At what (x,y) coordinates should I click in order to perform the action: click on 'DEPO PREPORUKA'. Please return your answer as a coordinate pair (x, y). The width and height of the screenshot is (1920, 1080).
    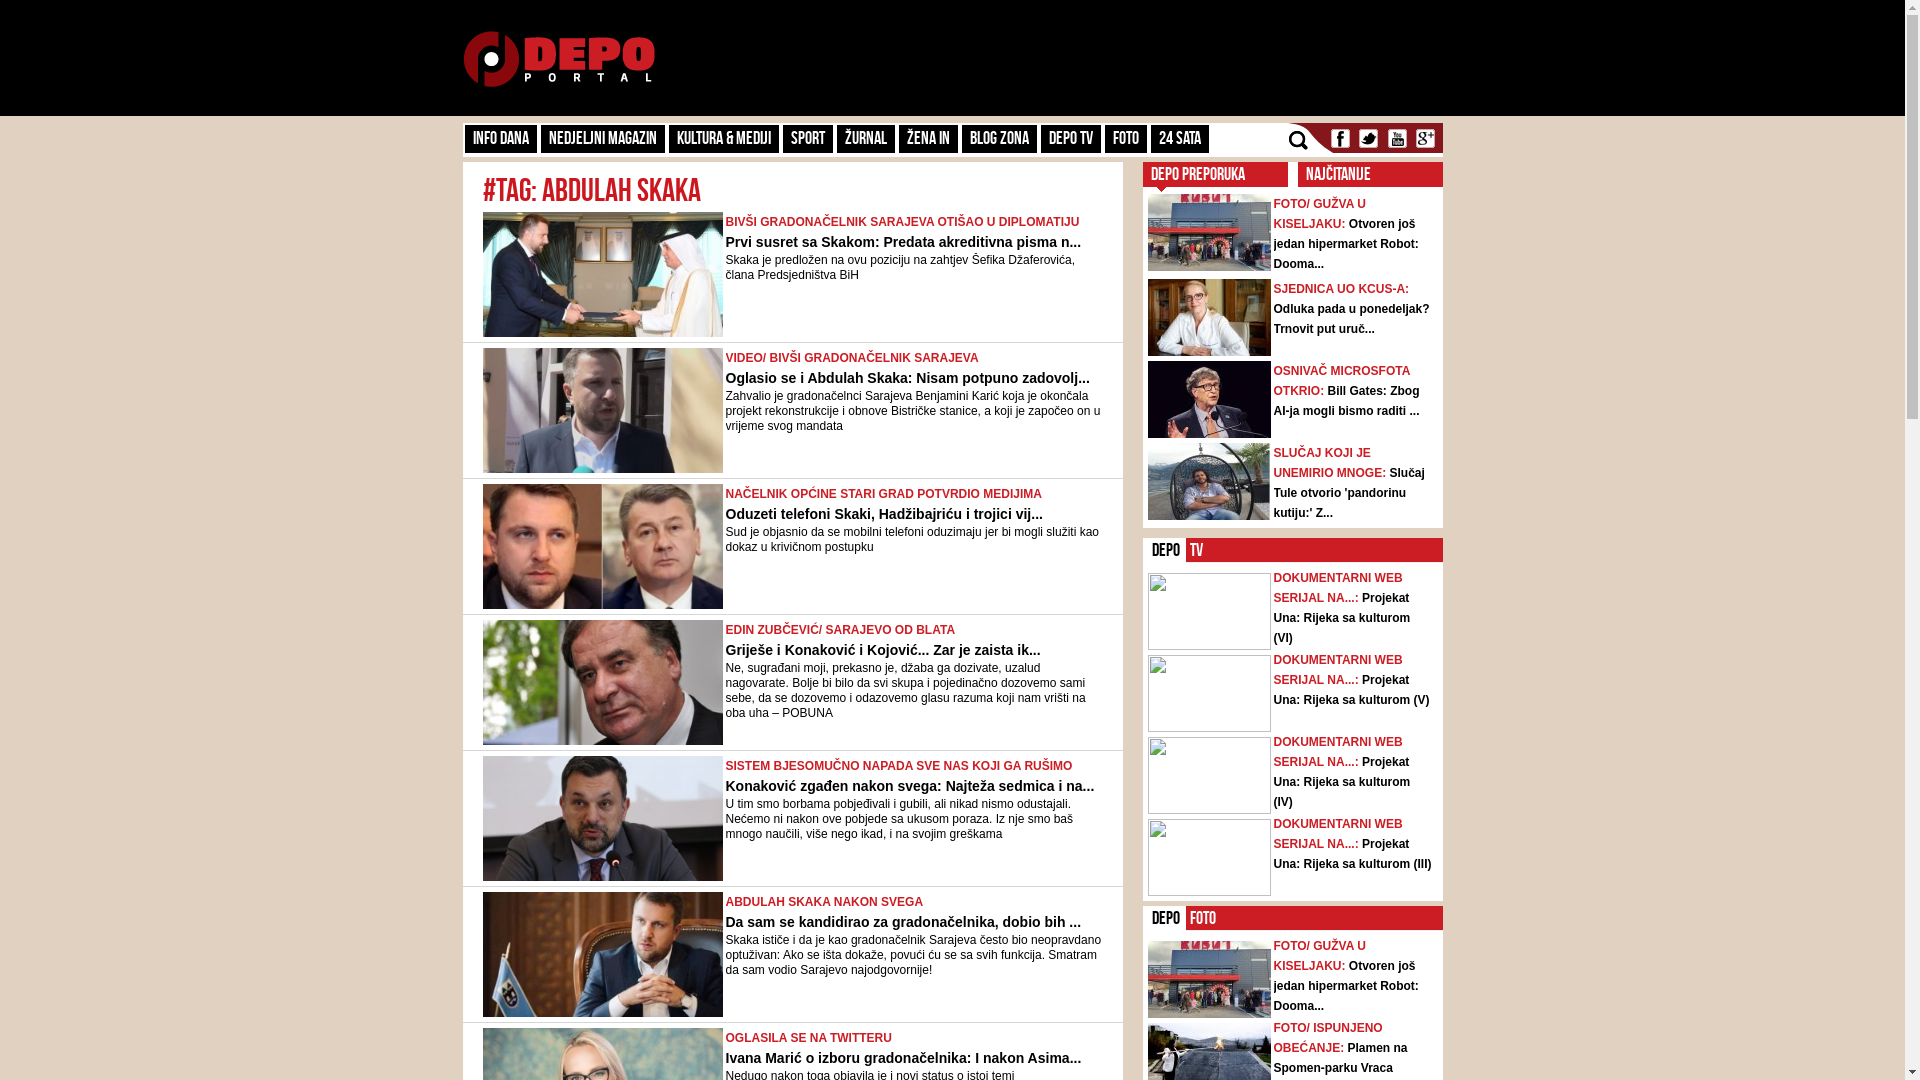
    Looking at the image, I should click on (1196, 172).